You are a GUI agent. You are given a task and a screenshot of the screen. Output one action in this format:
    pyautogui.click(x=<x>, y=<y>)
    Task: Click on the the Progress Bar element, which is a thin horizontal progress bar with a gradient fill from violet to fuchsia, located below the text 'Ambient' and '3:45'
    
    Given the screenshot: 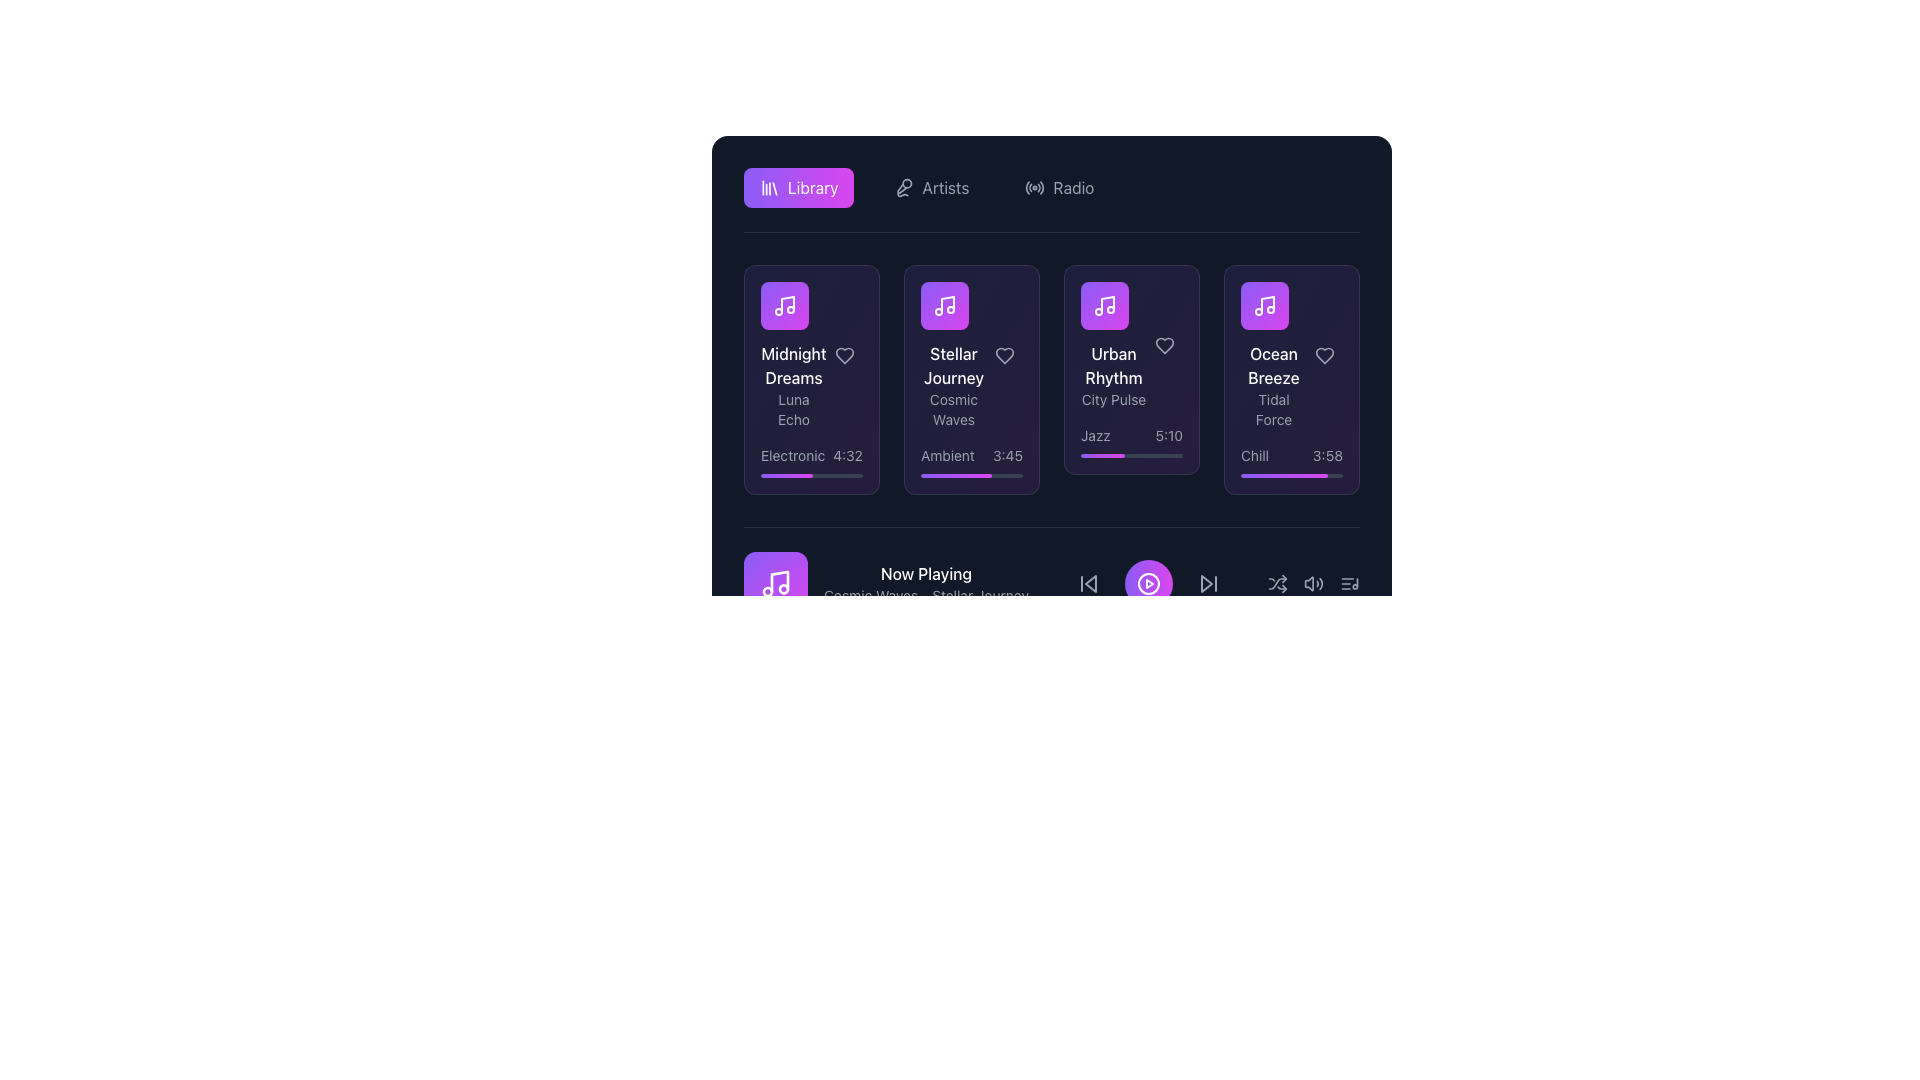 What is the action you would take?
    pyautogui.click(x=971, y=475)
    